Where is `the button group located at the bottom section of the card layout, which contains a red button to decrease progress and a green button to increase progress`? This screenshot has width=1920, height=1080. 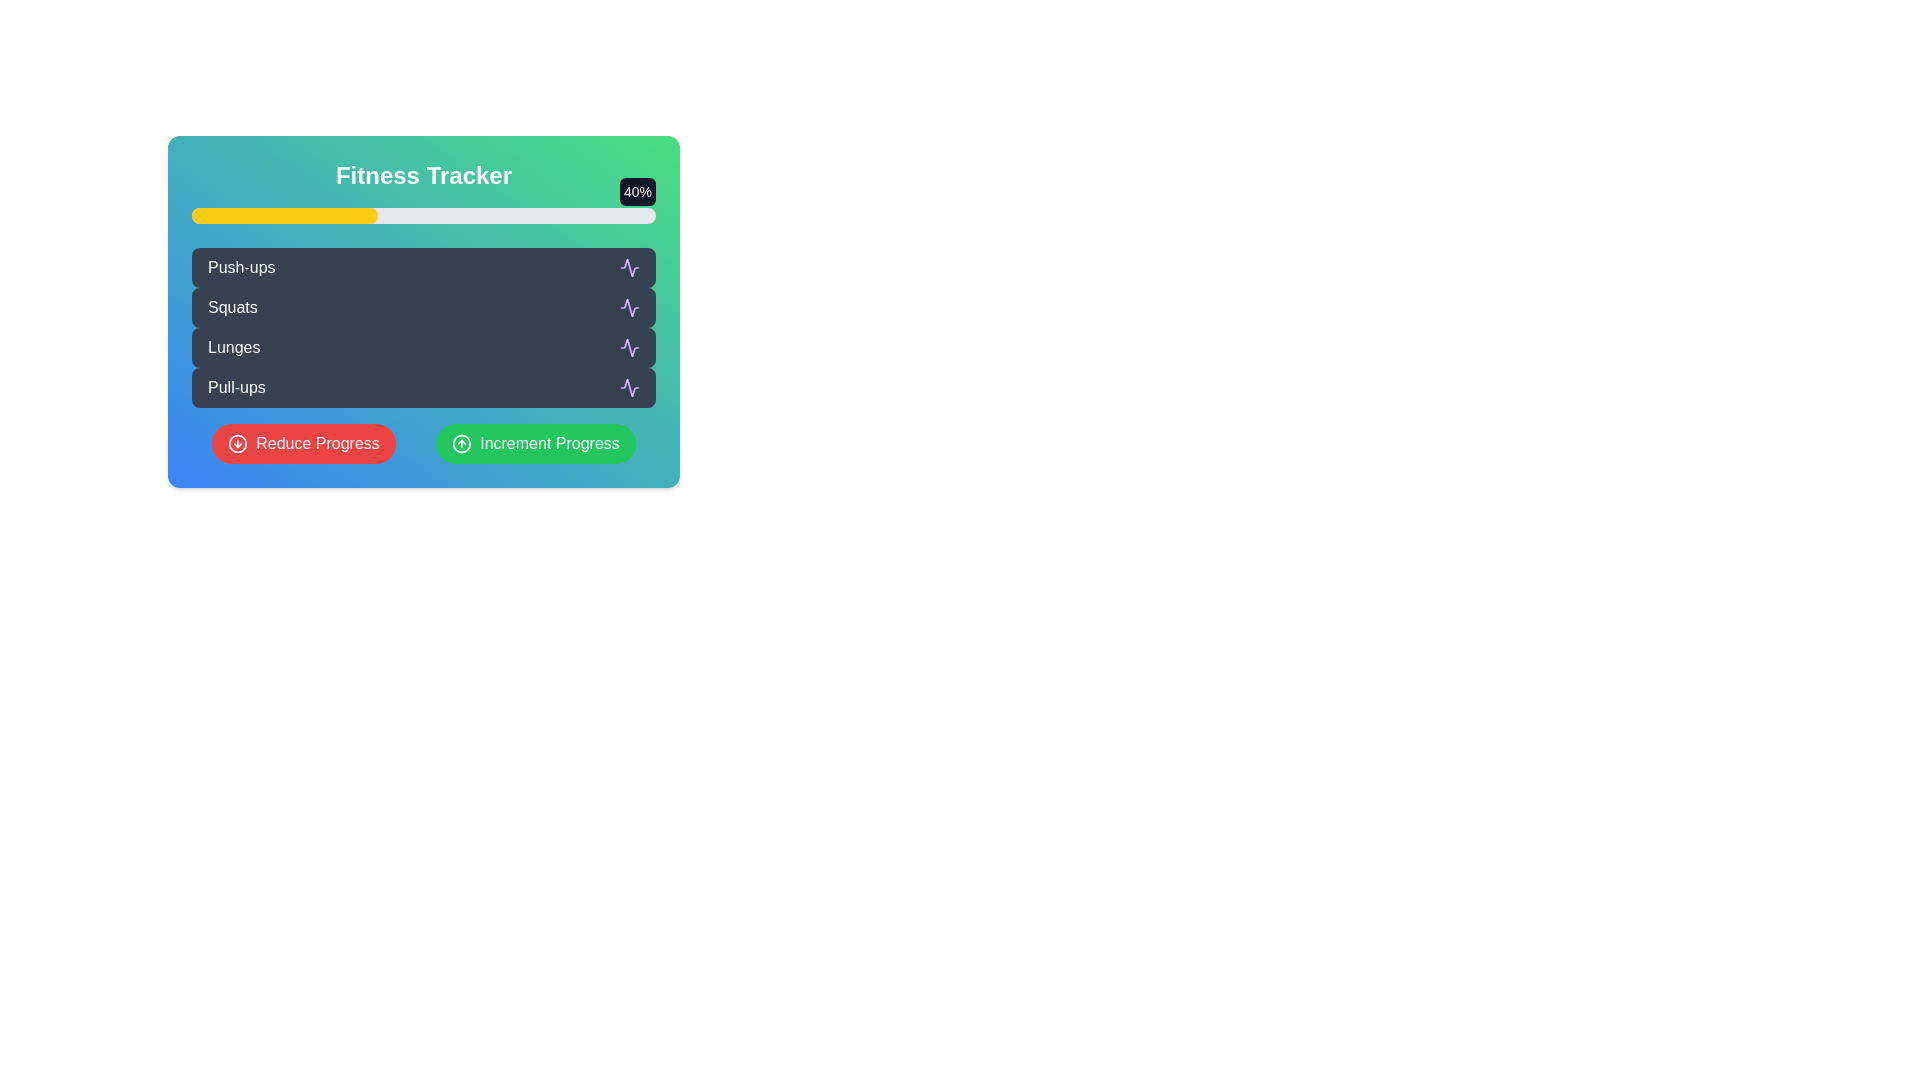 the button group located at the bottom section of the card layout, which contains a red button to decrease progress and a green button to increase progress is located at coordinates (422, 442).